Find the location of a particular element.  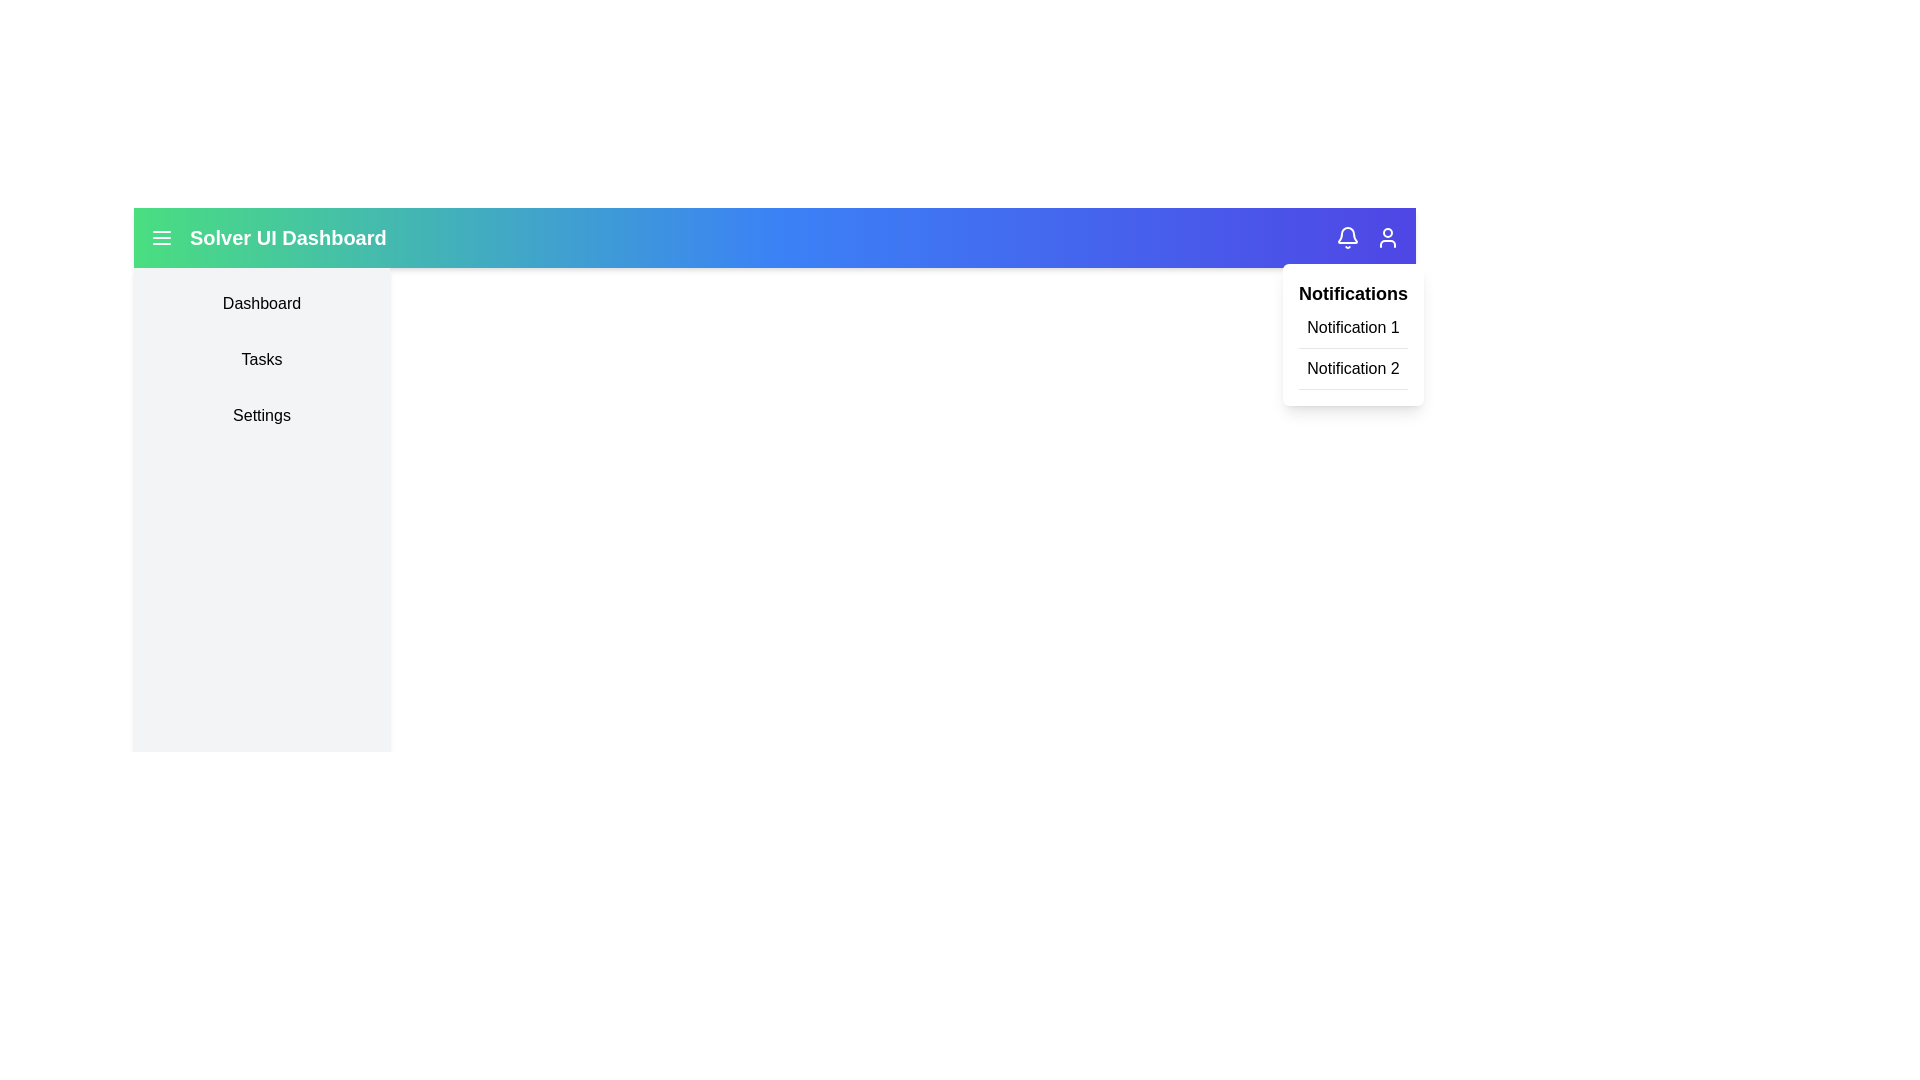

the 'Notification 2' text element, which is styled with a bottom border and displays in black on a white background, located in the dropdown panel beneath the 'Notifications' title is located at coordinates (1353, 373).